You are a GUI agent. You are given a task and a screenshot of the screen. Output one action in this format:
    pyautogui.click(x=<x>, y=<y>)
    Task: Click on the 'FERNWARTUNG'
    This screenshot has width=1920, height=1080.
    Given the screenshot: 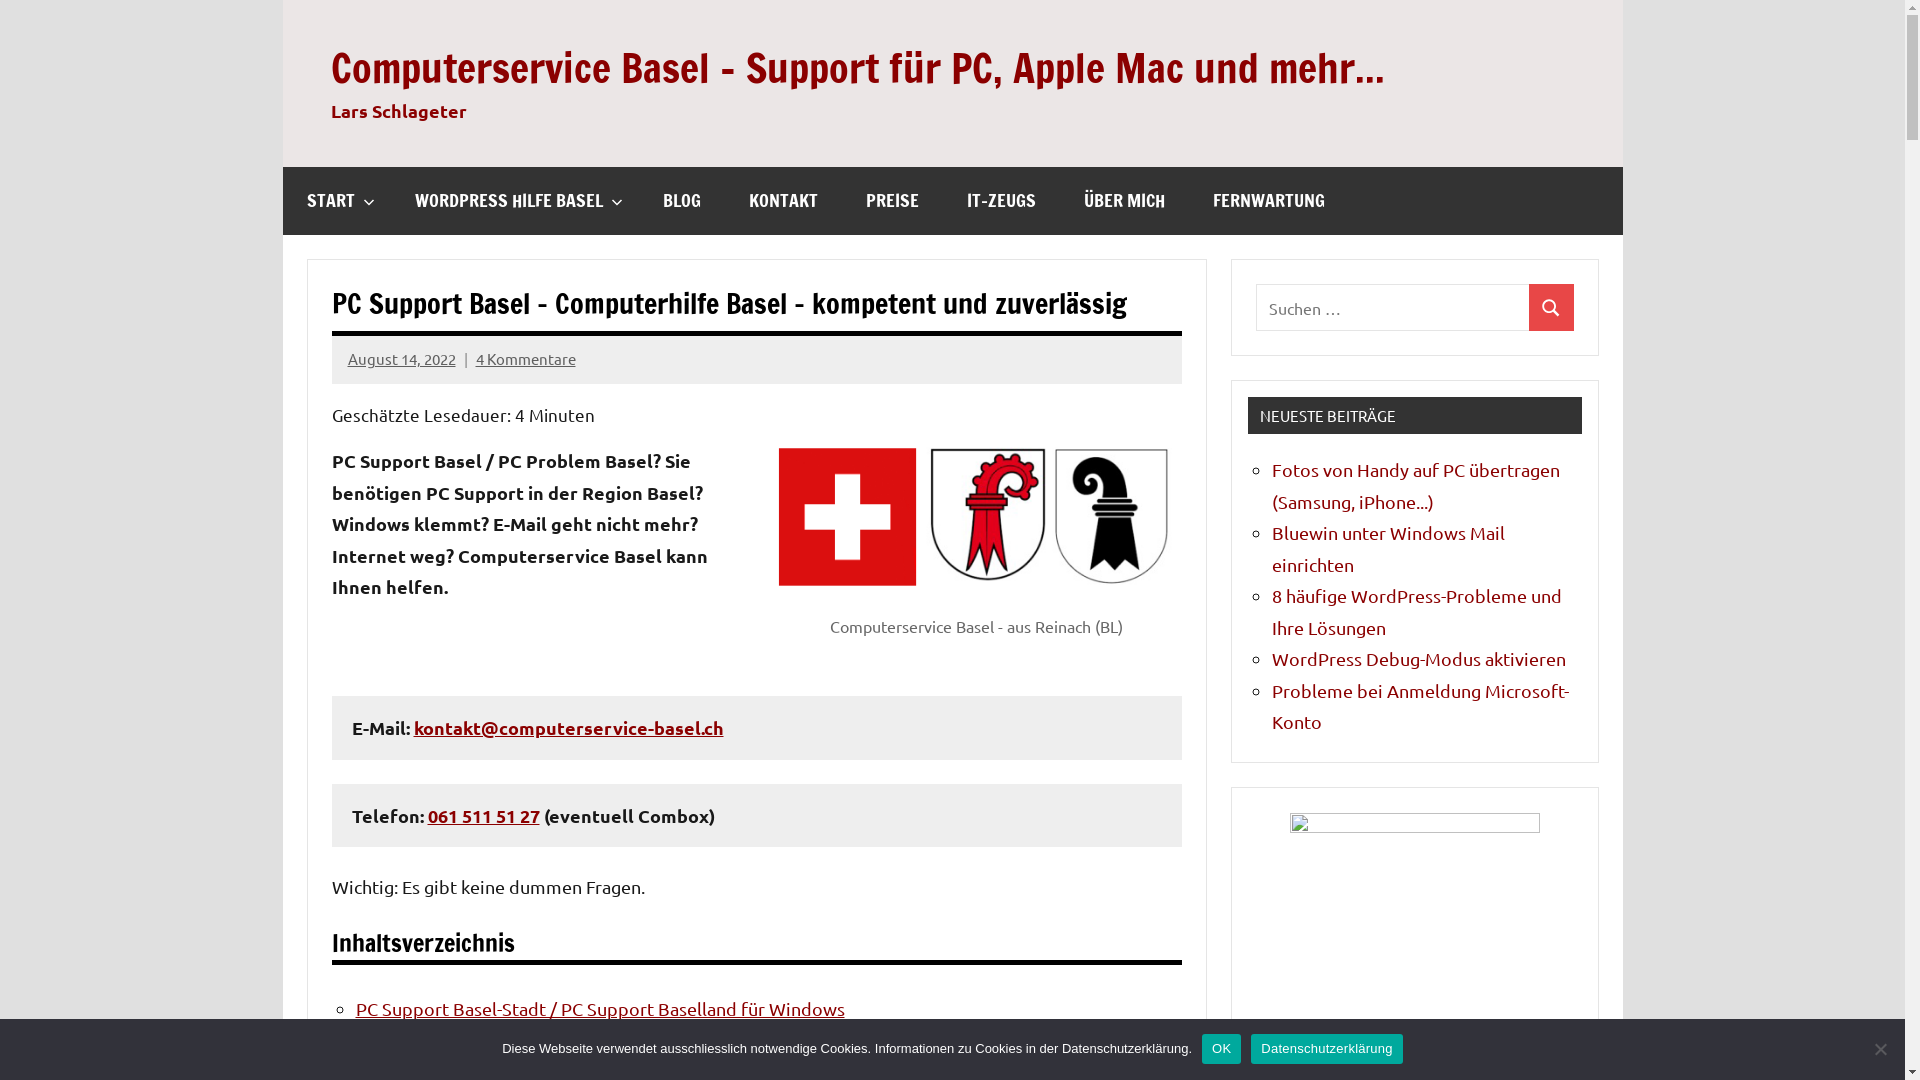 What is the action you would take?
    pyautogui.click(x=1266, y=200)
    